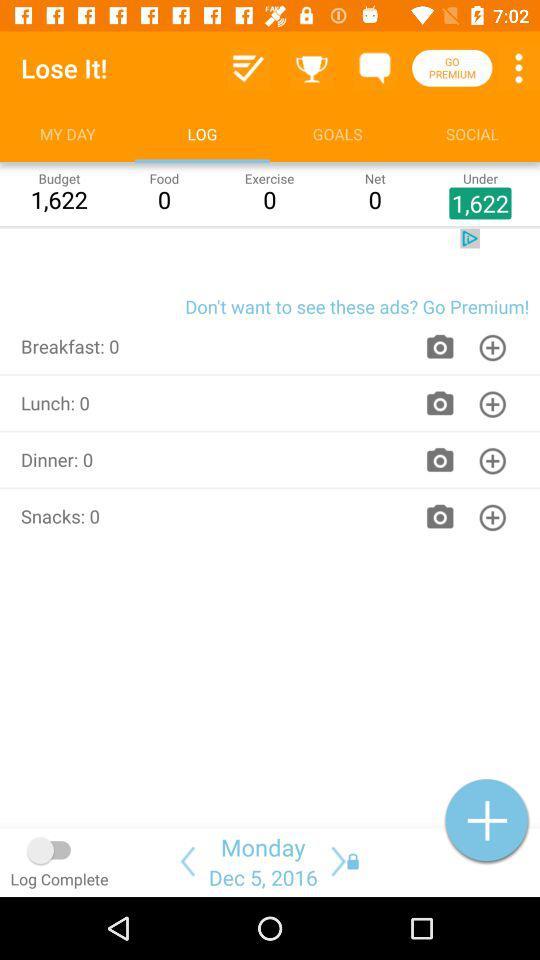 Image resolution: width=540 pixels, height=960 pixels. I want to click on the camera icon right to breakfast 0, so click(440, 346).